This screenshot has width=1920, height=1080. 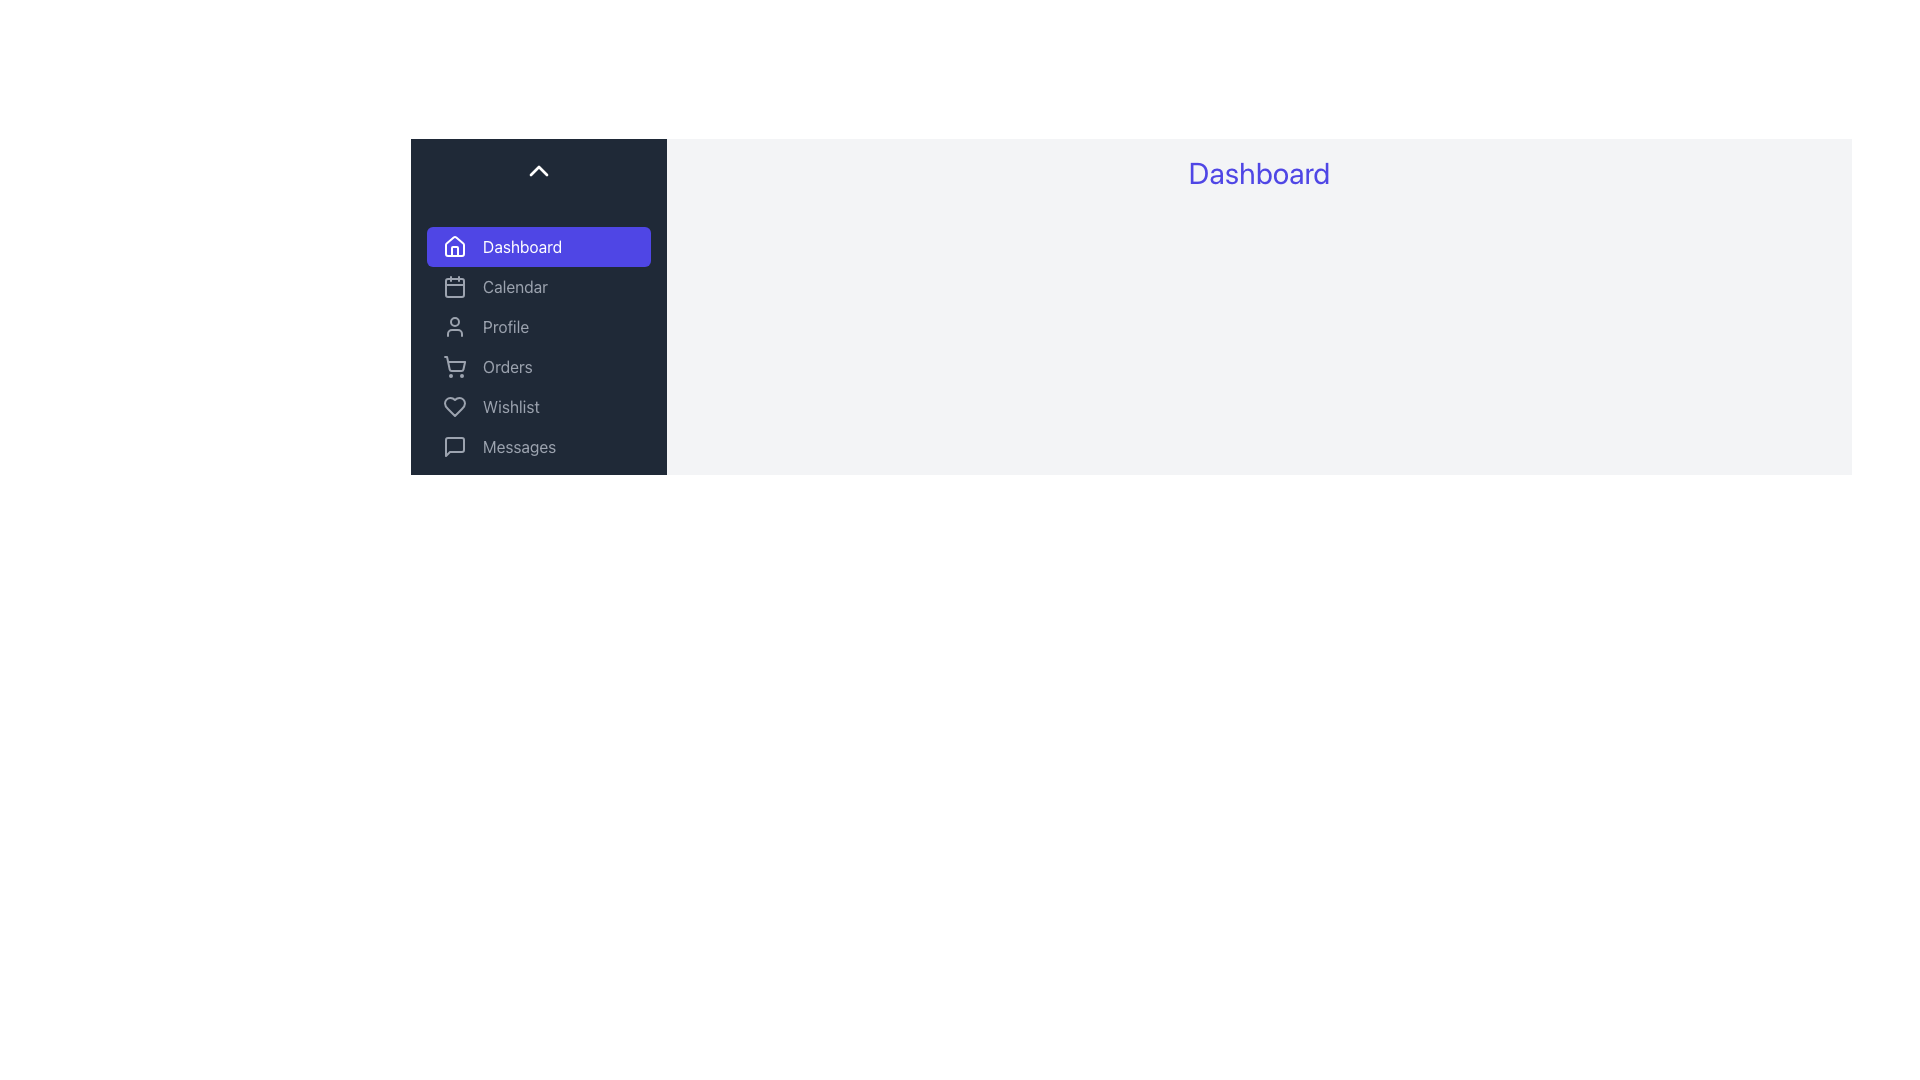 What do you see at coordinates (511, 406) in the screenshot?
I see `the 'Wishlist' text label in the vertical navigation menu, which is the fourth item below 'Orders' and above 'Messages', identified by its association with a heart-shaped icon` at bounding box center [511, 406].